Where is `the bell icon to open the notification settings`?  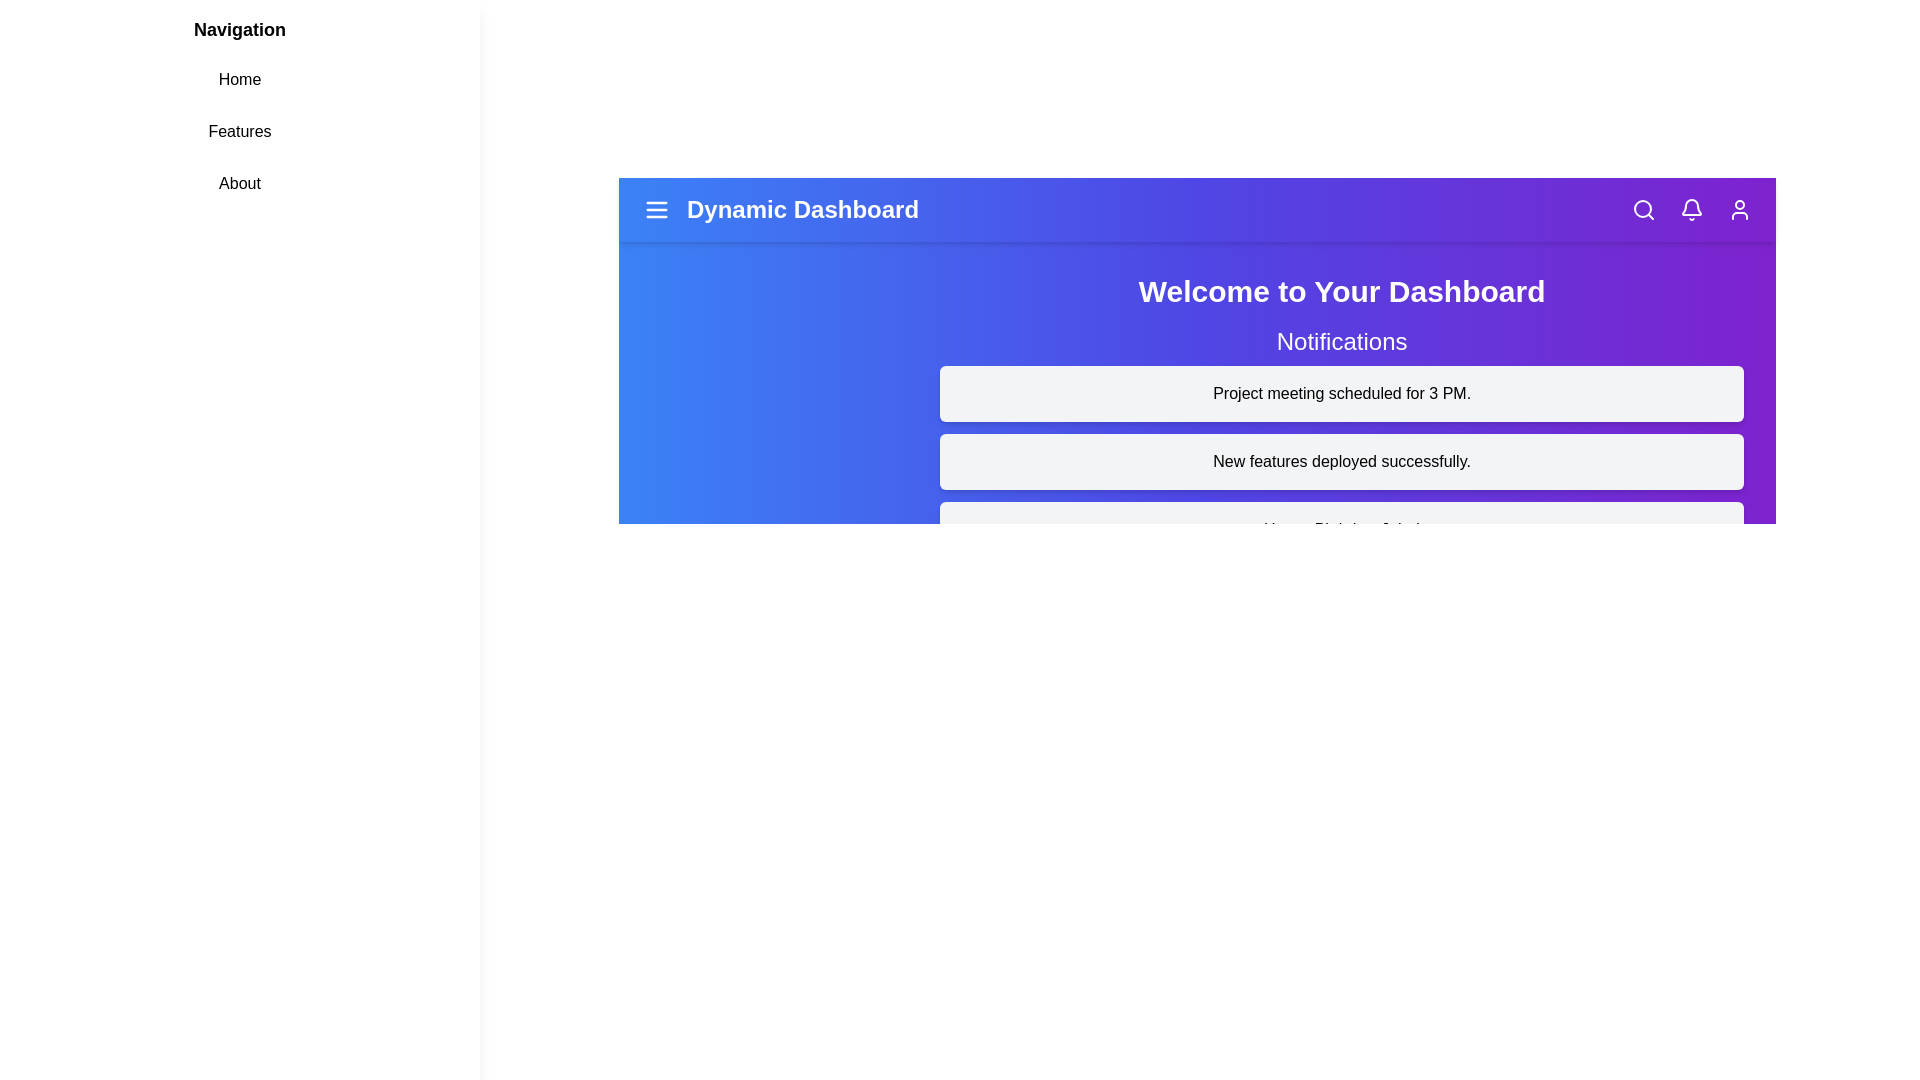 the bell icon to open the notification settings is located at coordinates (1690, 209).